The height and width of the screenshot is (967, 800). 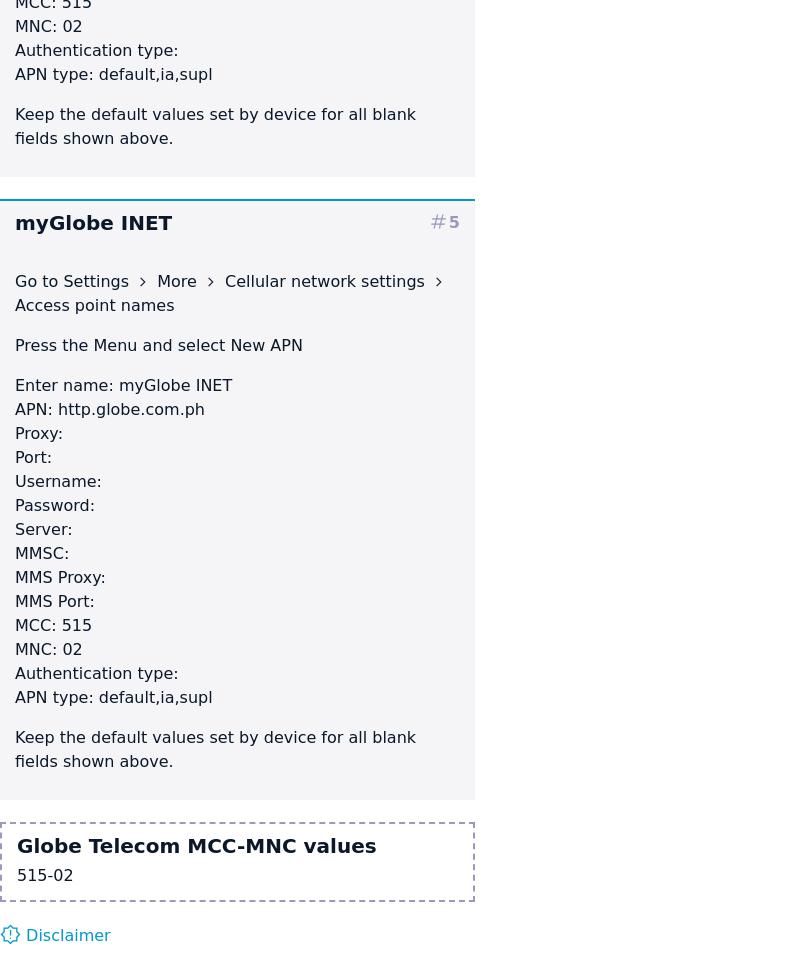 What do you see at coordinates (53, 601) in the screenshot?
I see `'MMS Port:'` at bounding box center [53, 601].